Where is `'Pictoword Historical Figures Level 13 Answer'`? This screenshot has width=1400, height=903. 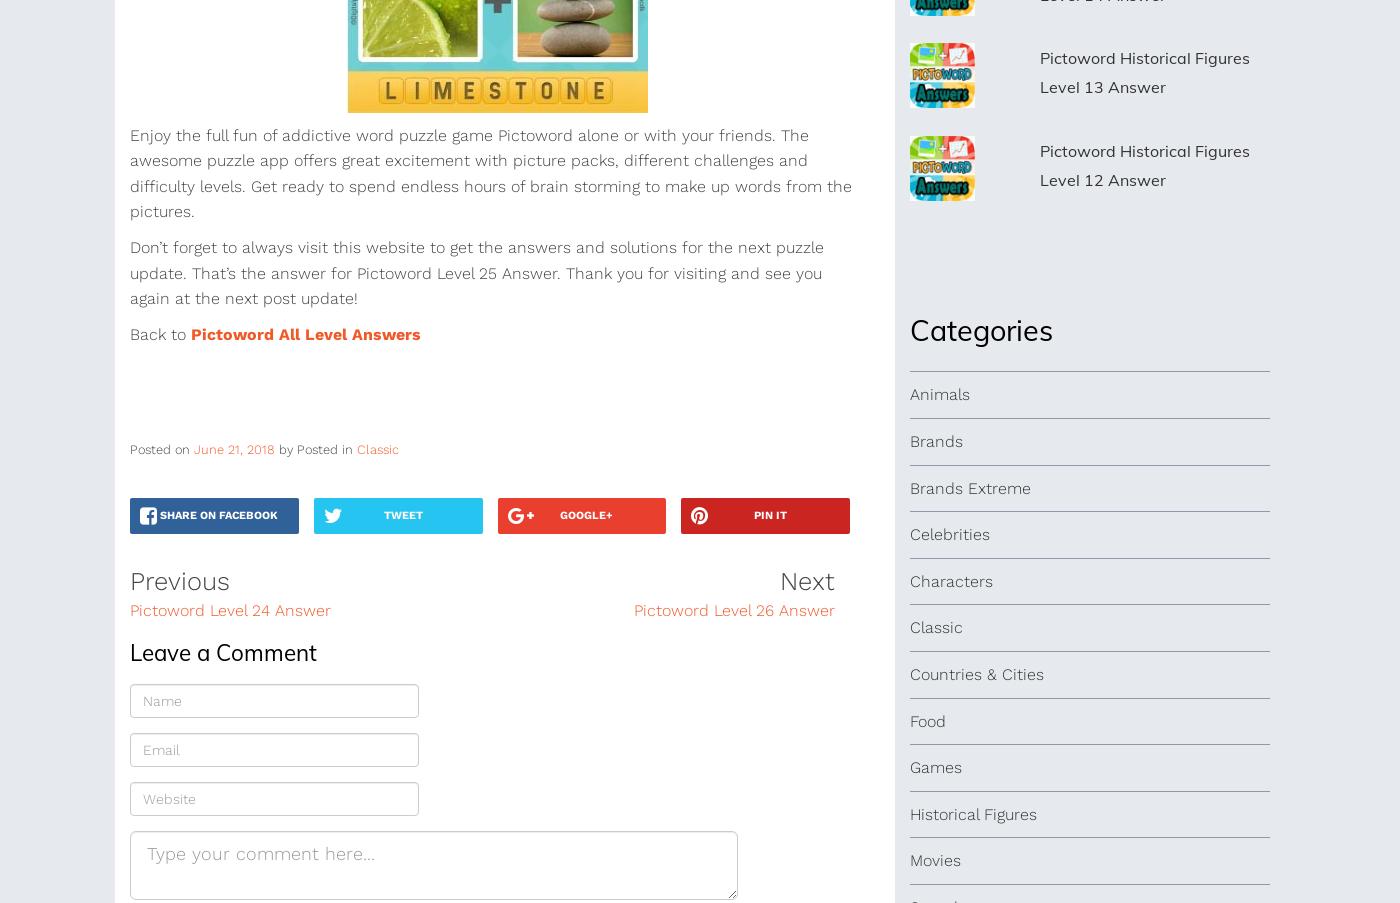
'Pictoword Historical Figures Level 13 Answer' is located at coordinates (1143, 72).